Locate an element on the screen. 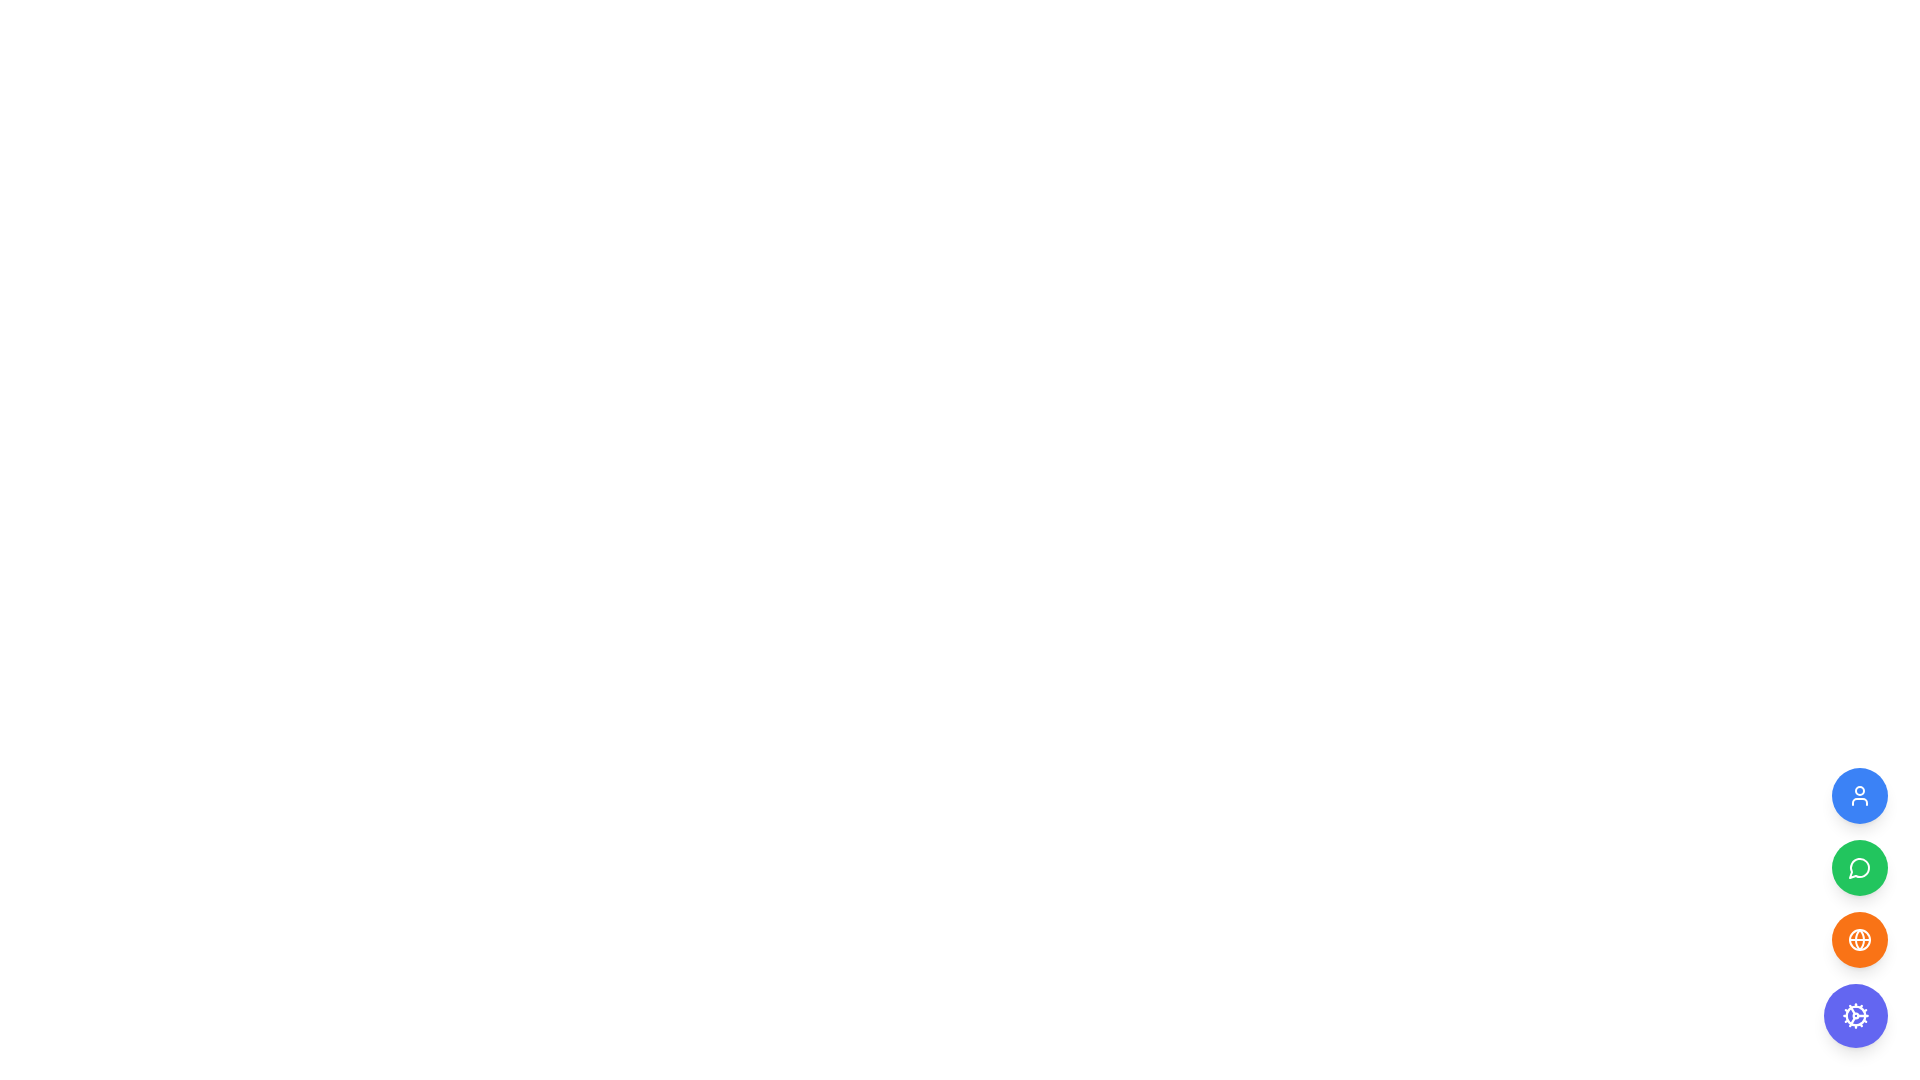  the gear icon located at the bottom-right corner of the interface is located at coordinates (1855, 1015).